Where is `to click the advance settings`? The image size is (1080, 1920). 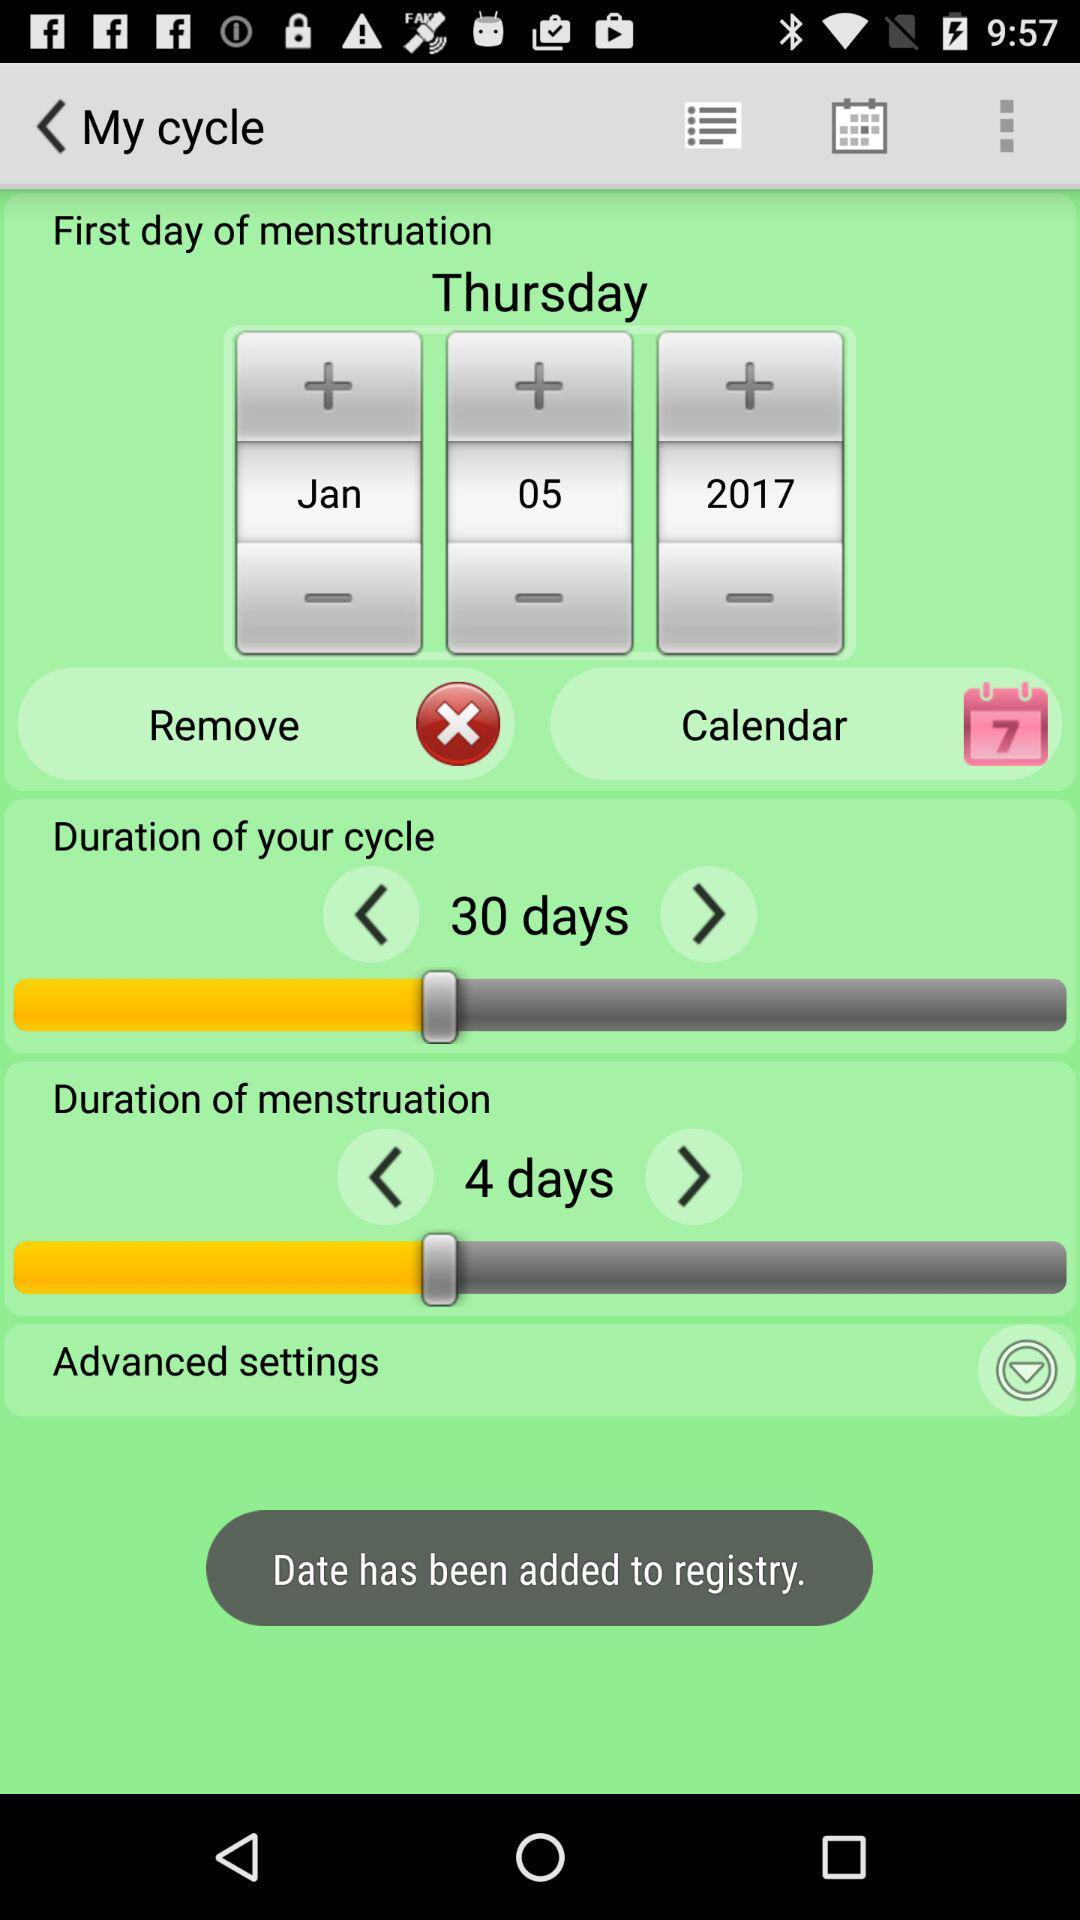 to click the advance settings is located at coordinates (1026, 1369).